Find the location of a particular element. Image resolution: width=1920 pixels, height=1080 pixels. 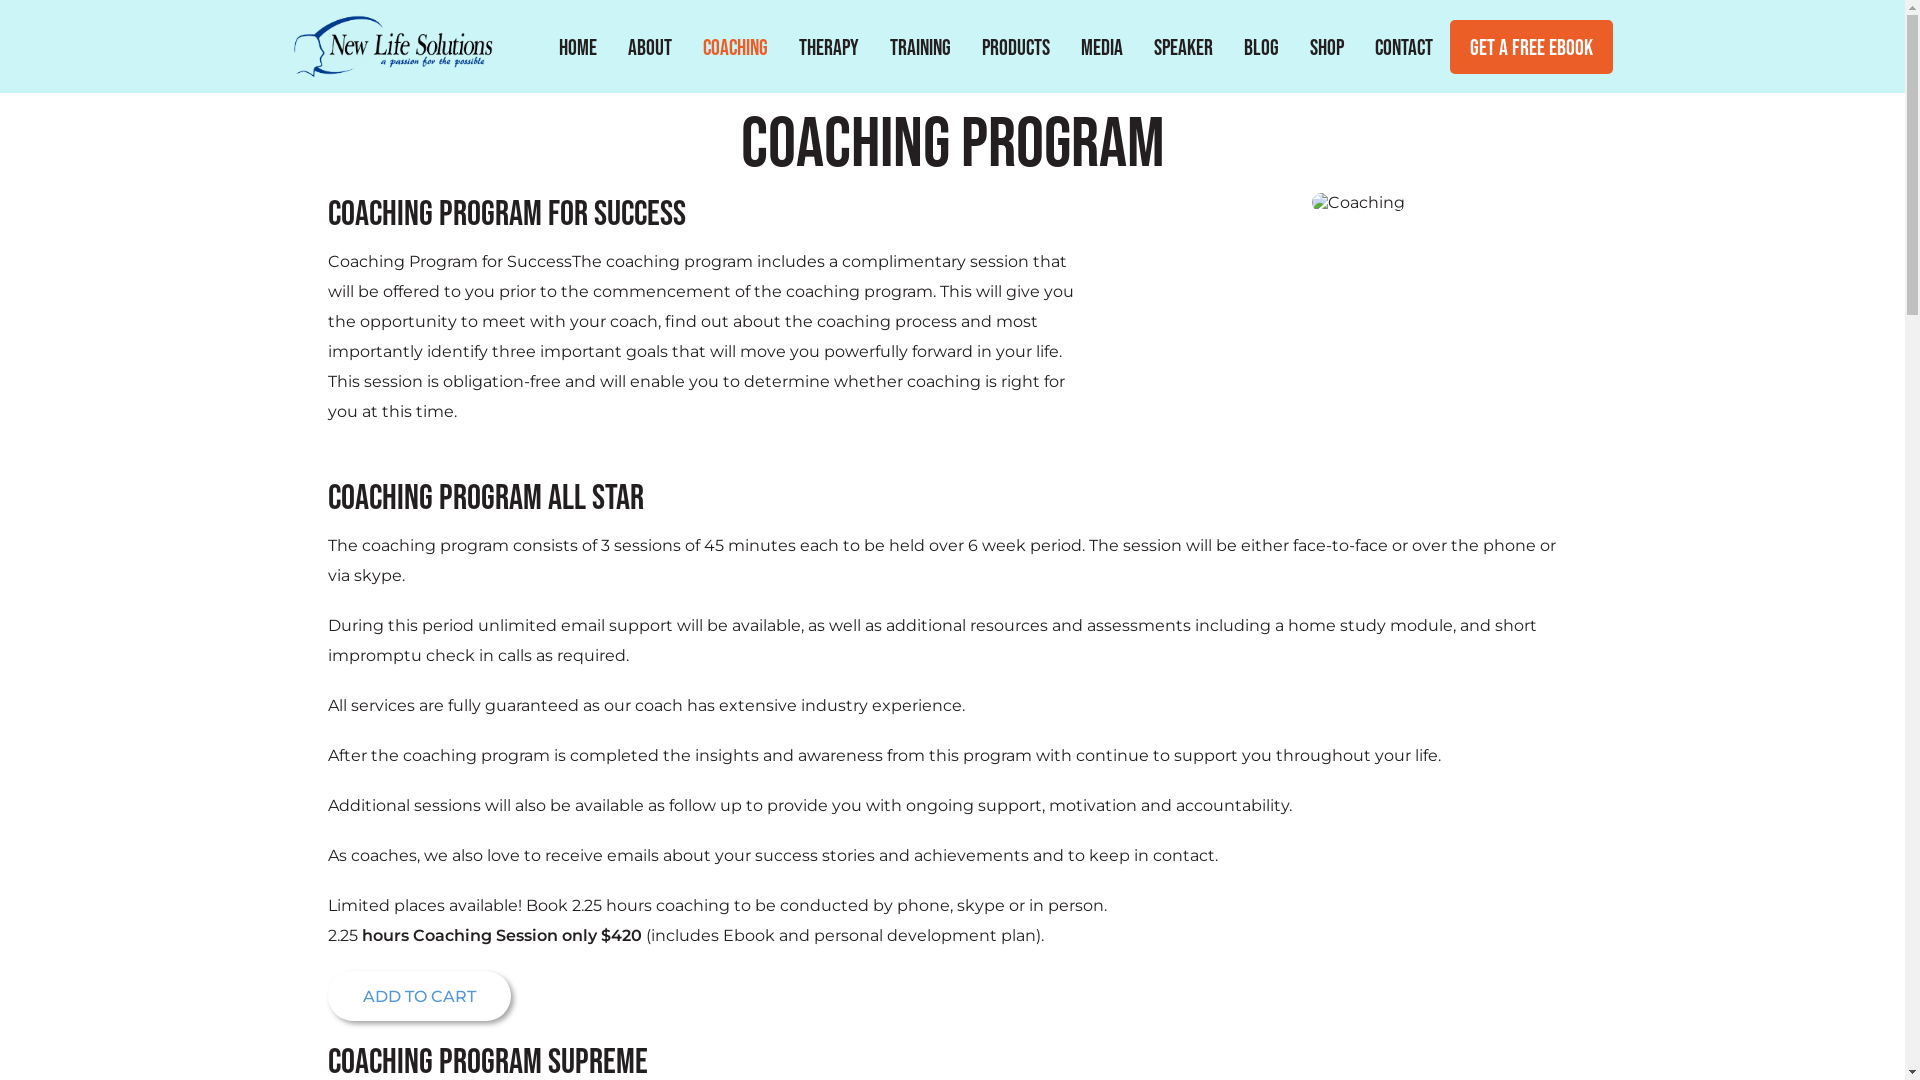

'PRODUCTS' is located at coordinates (1014, 45).